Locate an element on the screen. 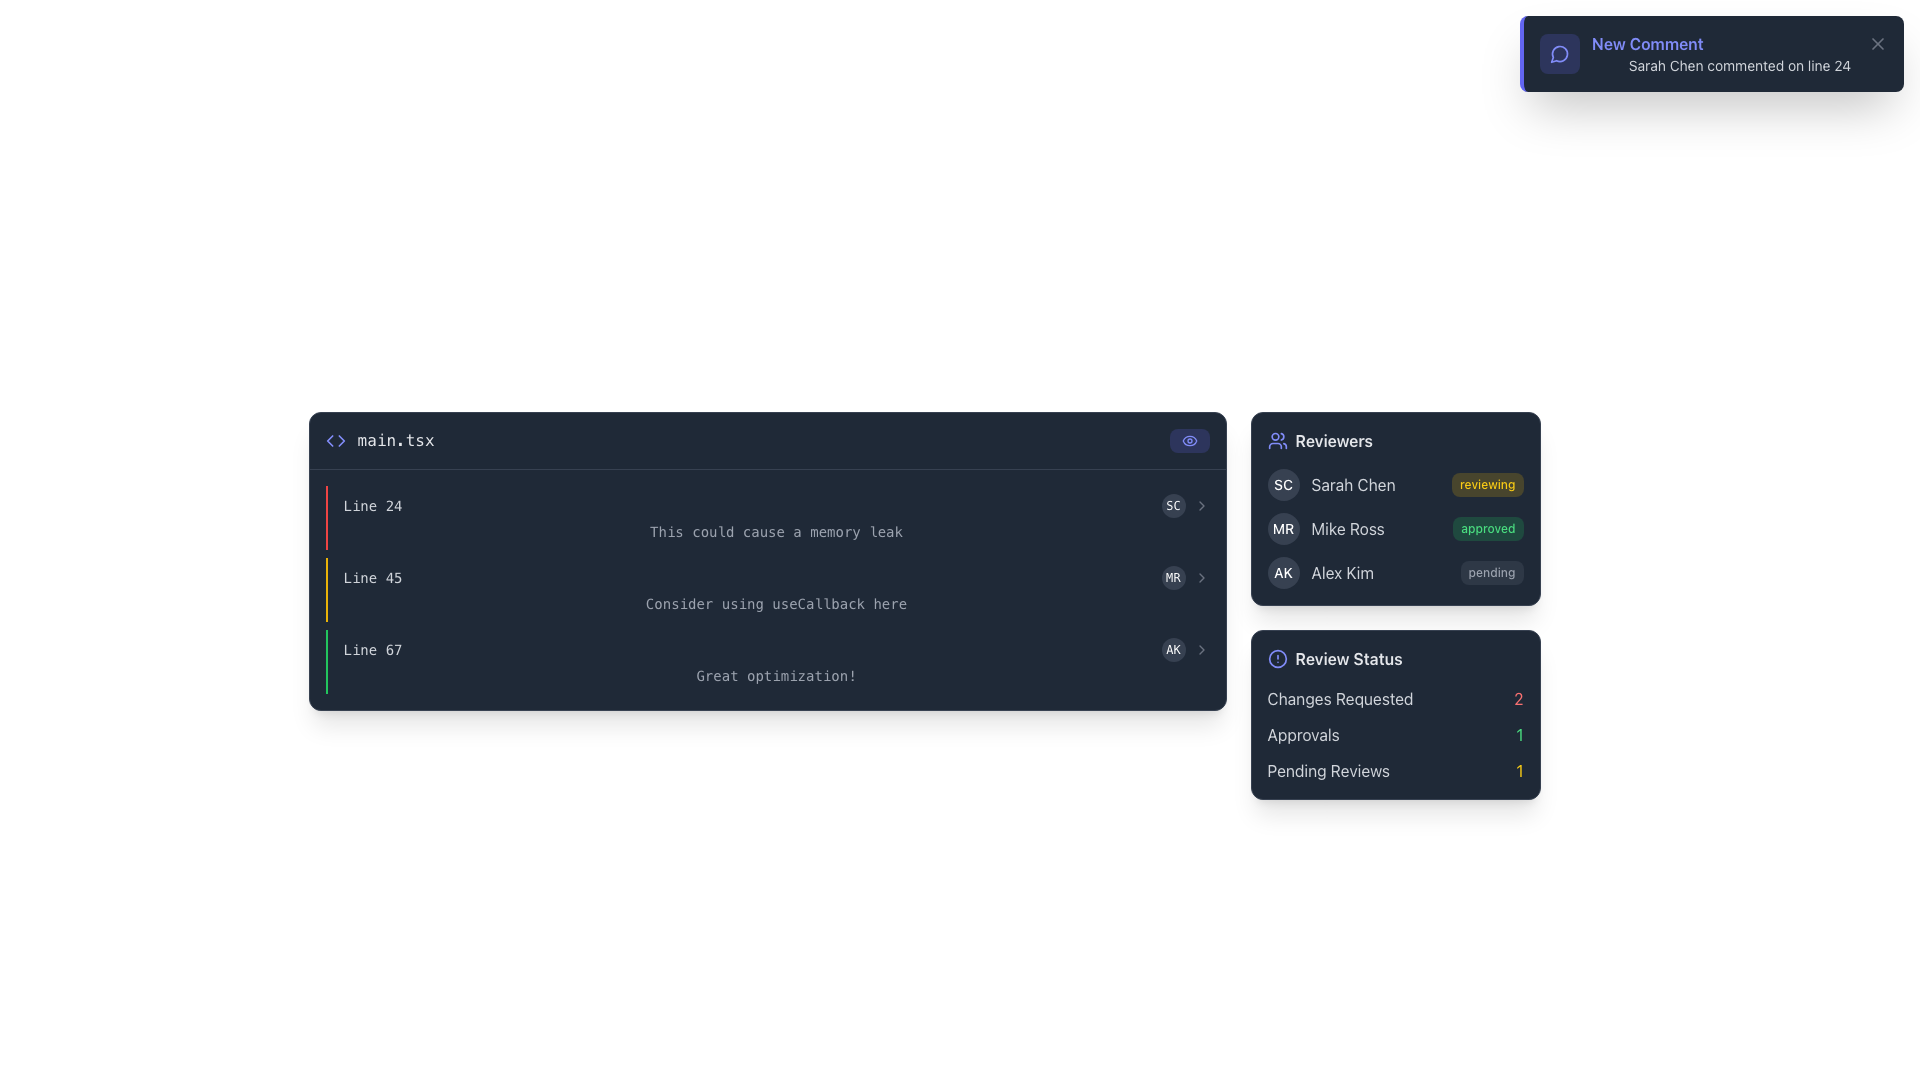 This screenshot has height=1080, width=1920. the prominent notification card with the header 'New Comment' and the dismiss 'X' icon located at the top-right area of the interface is located at coordinates (1712, 53).